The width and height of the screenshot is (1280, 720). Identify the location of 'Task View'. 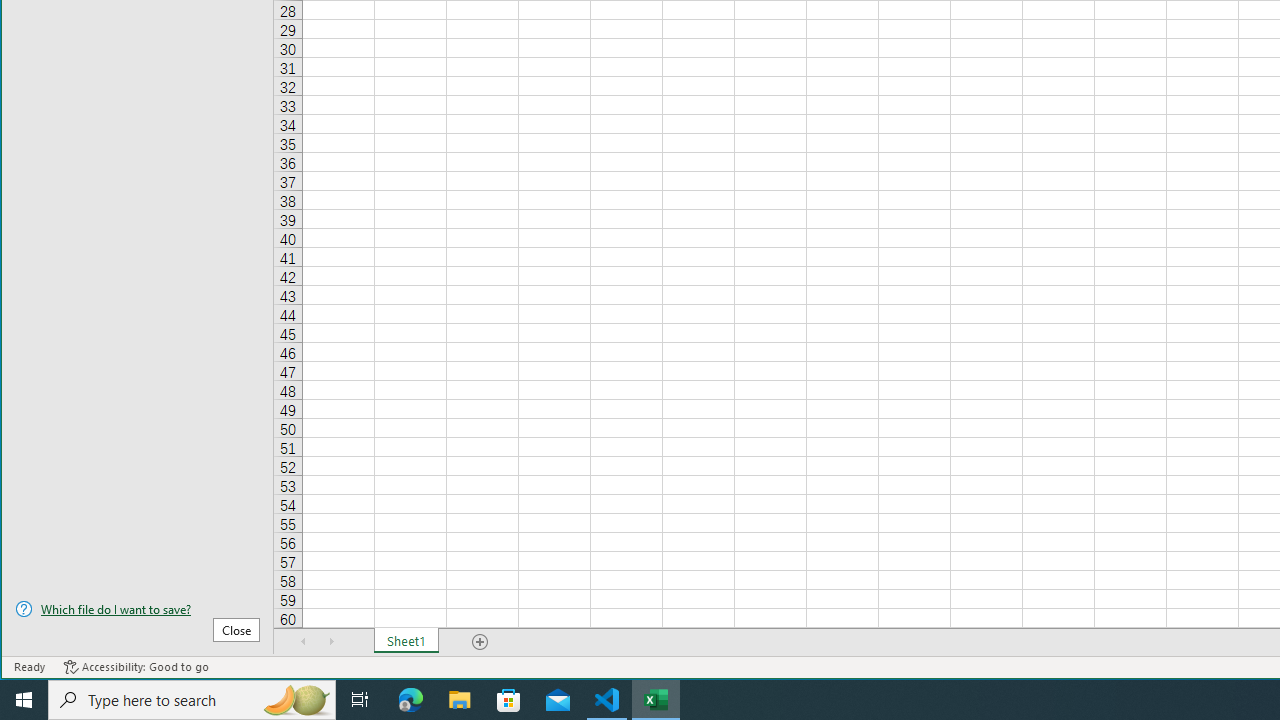
(359, 698).